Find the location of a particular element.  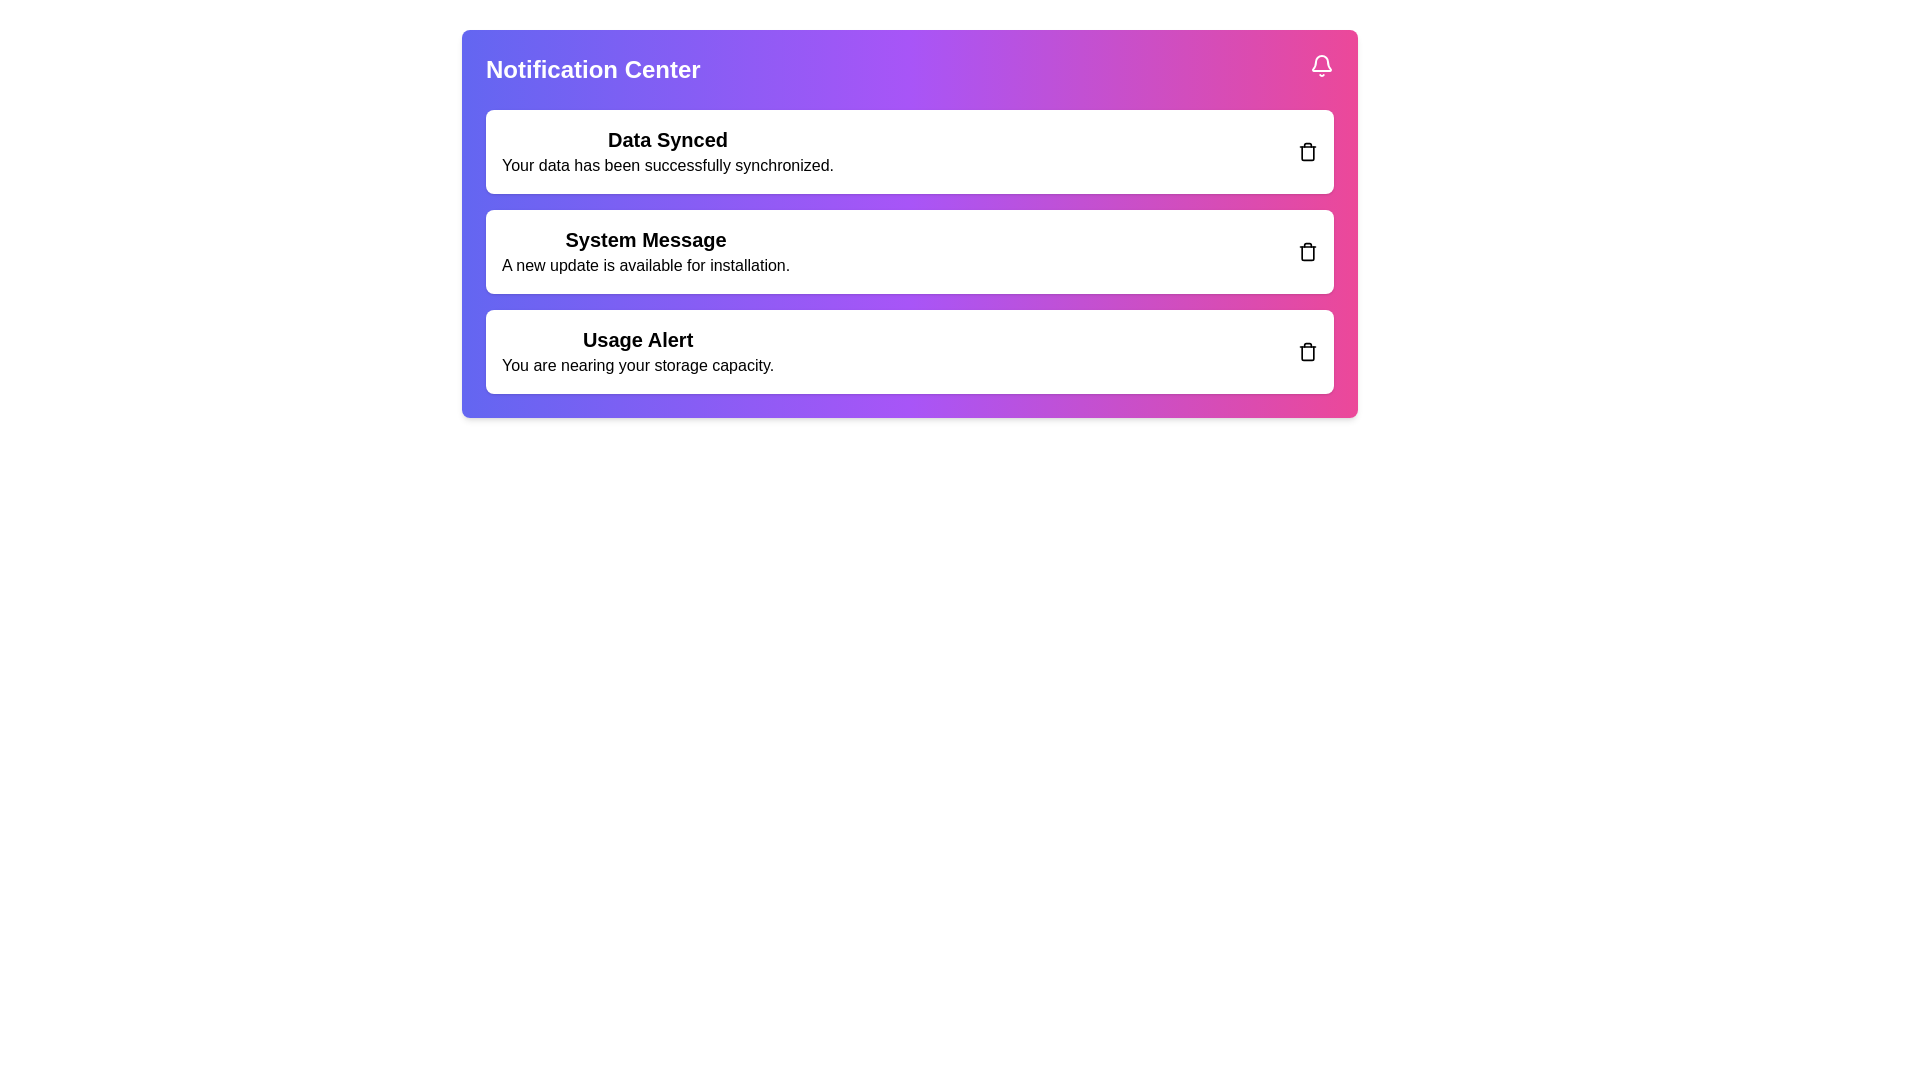

the notification bell icon located to the right of the 'Notification Center' header, which has a minimalist outline design is located at coordinates (1321, 64).